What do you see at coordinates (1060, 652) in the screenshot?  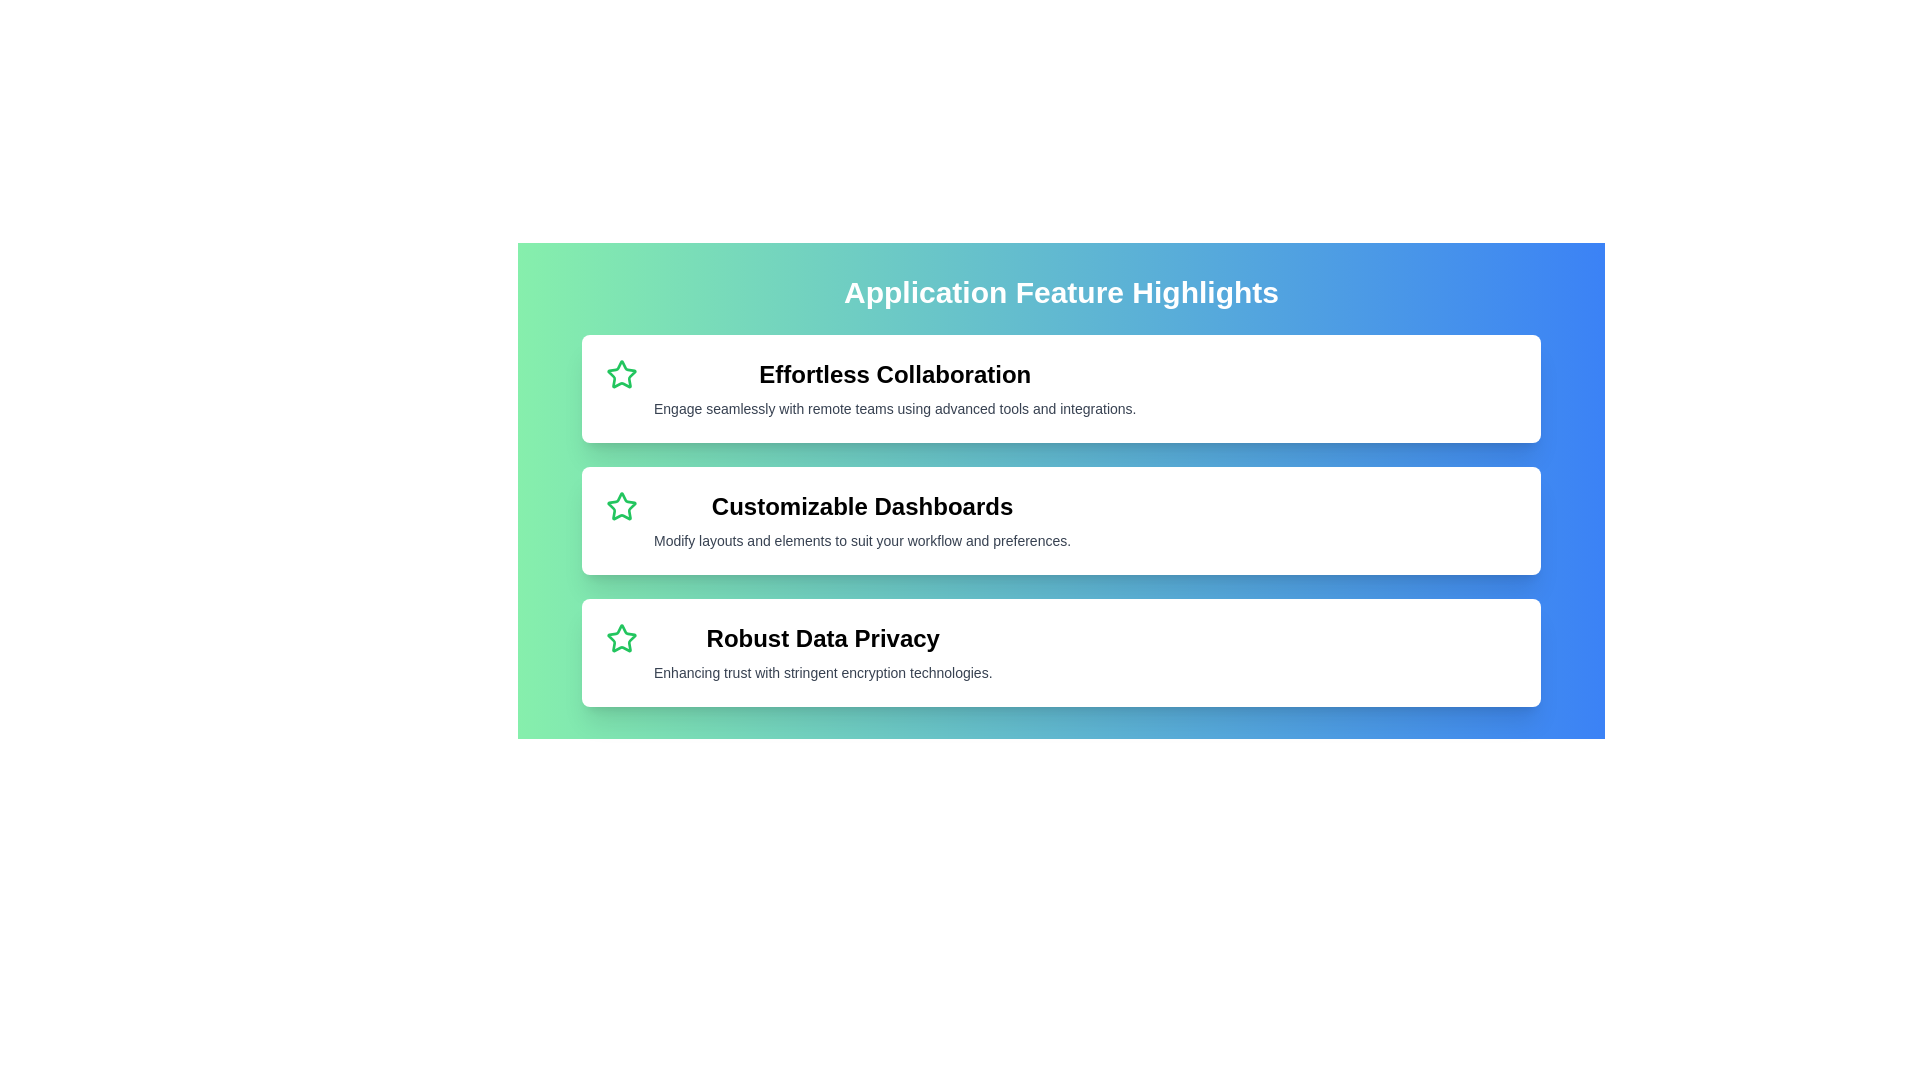 I see `the third Feature Highlight about robust data privacy` at bounding box center [1060, 652].